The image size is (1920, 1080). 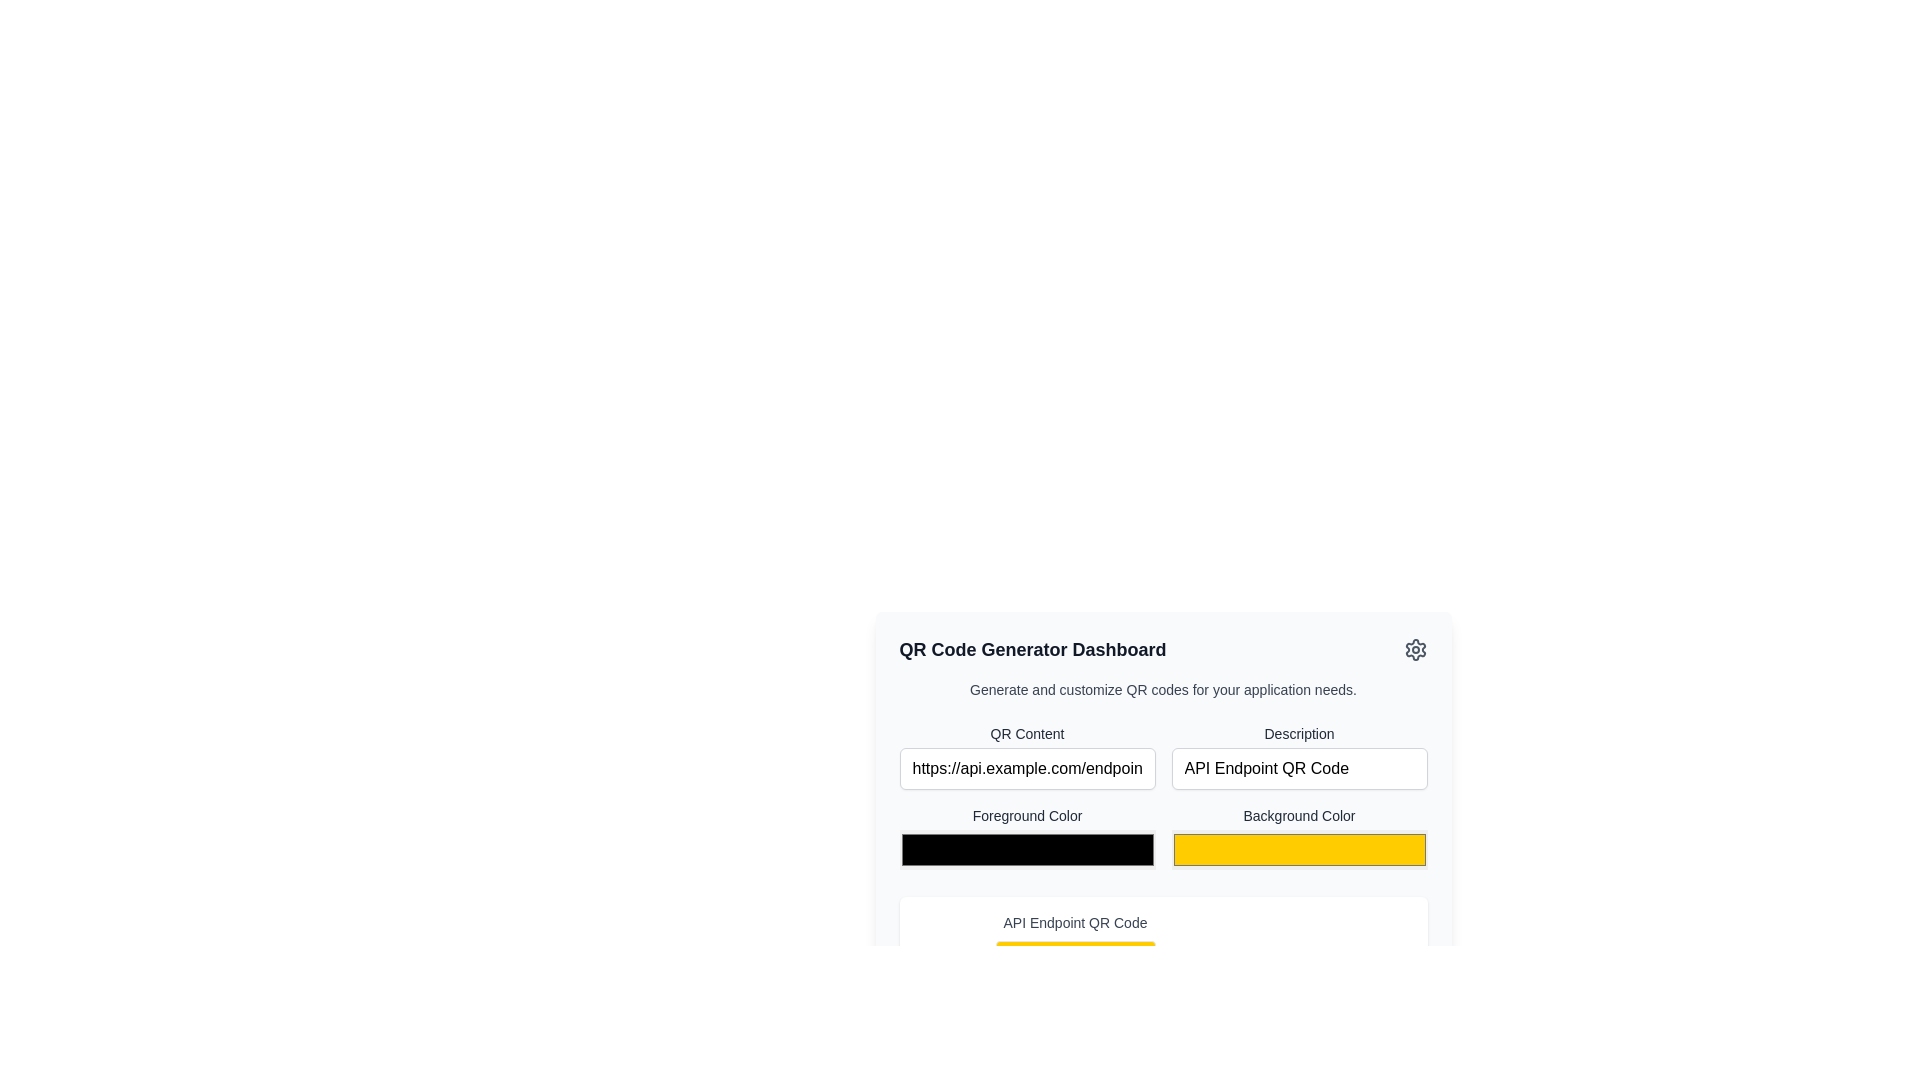 What do you see at coordinates (1032, 650) in the screenshot?
I see `the text label that reads 'QR Code Generator Dashboard', which is styled with a large bold font in dark-gray color, located at the upper left of the card-like section` at bounding box center [1032, 650].